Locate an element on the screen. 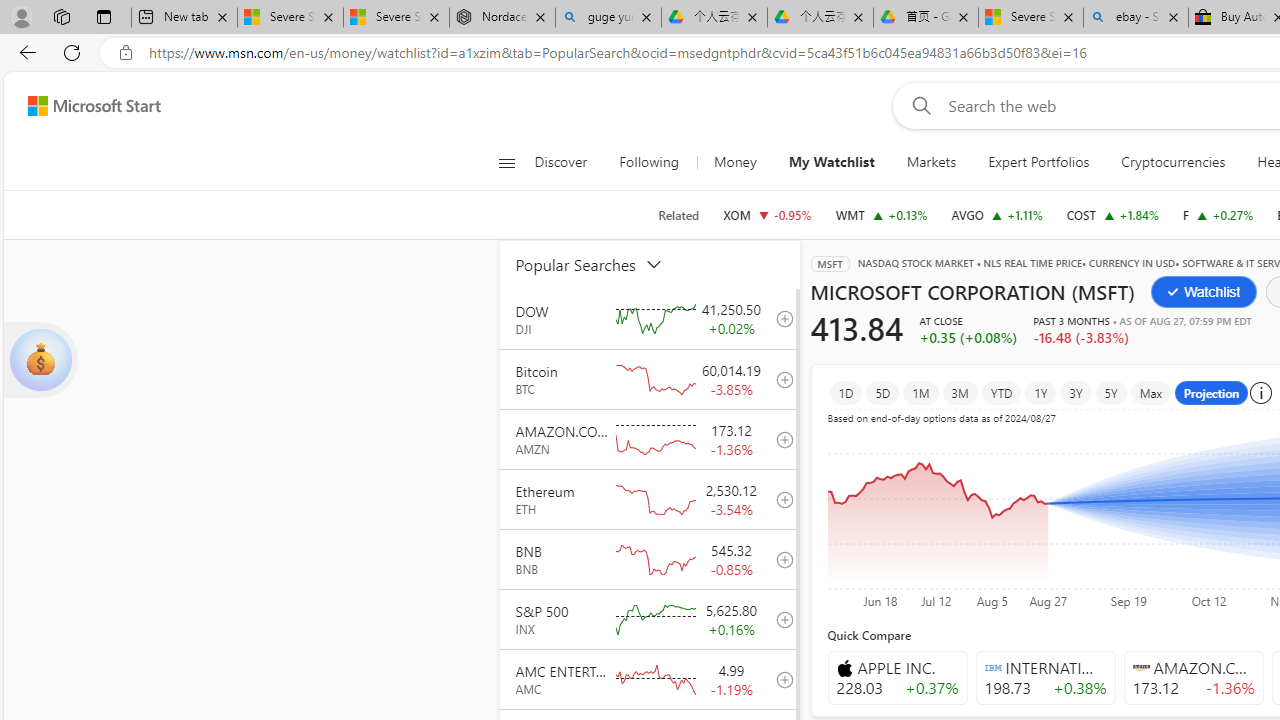 The image size is (1280, 720). 'Tab actions menu' is located at coordinates (103, 16).